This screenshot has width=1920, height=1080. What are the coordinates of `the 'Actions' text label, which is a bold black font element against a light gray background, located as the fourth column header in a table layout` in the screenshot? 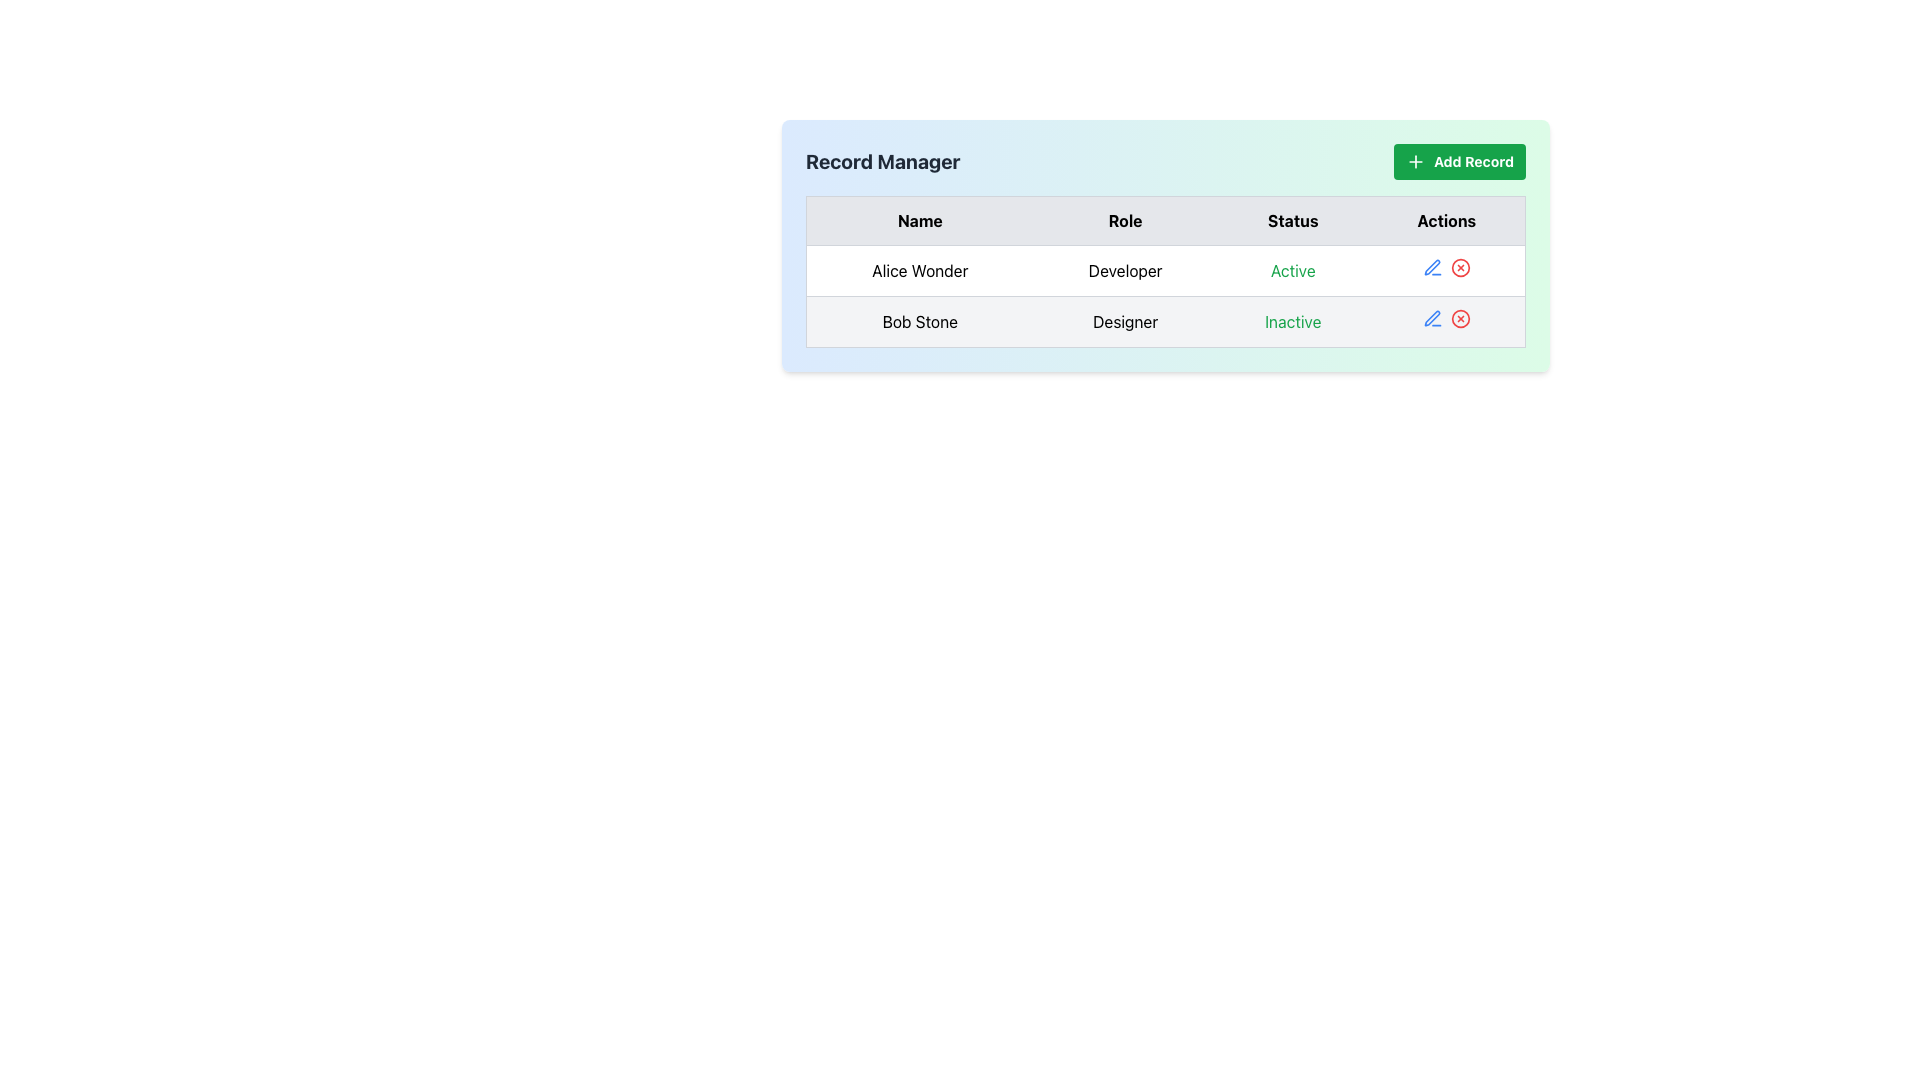 It's located at (1447, 220).